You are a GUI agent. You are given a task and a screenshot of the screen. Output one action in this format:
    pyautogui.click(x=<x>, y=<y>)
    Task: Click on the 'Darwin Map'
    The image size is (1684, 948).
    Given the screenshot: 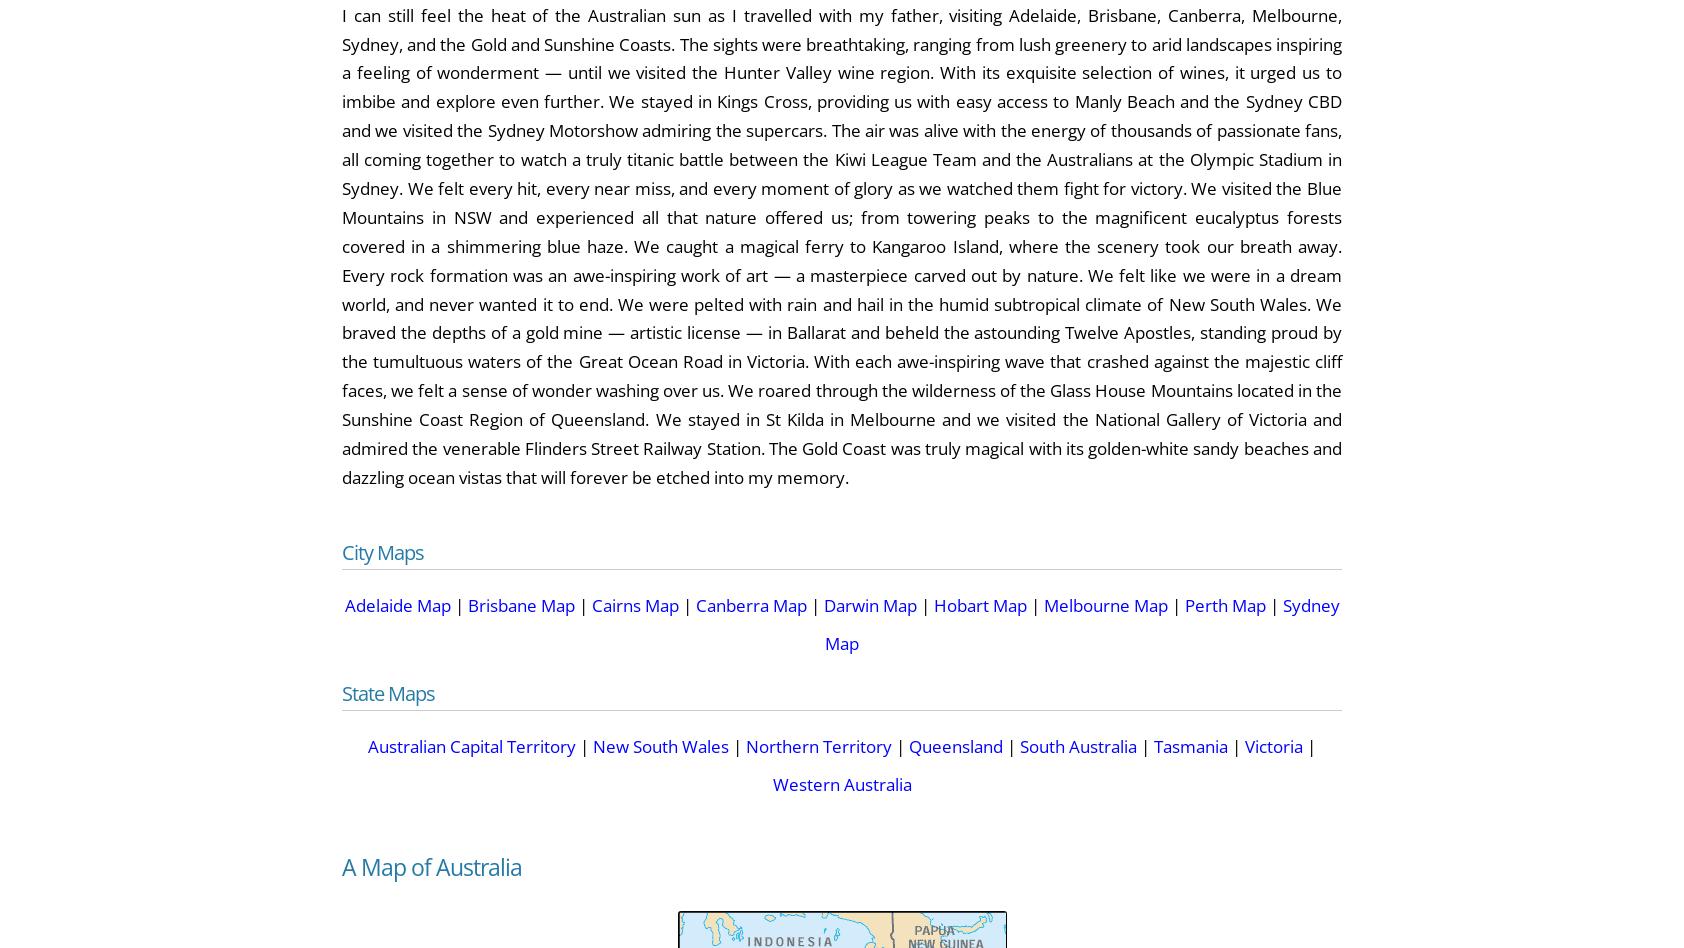 What is the action you would take?
    pyautogui.click(x=868, y=603)
    